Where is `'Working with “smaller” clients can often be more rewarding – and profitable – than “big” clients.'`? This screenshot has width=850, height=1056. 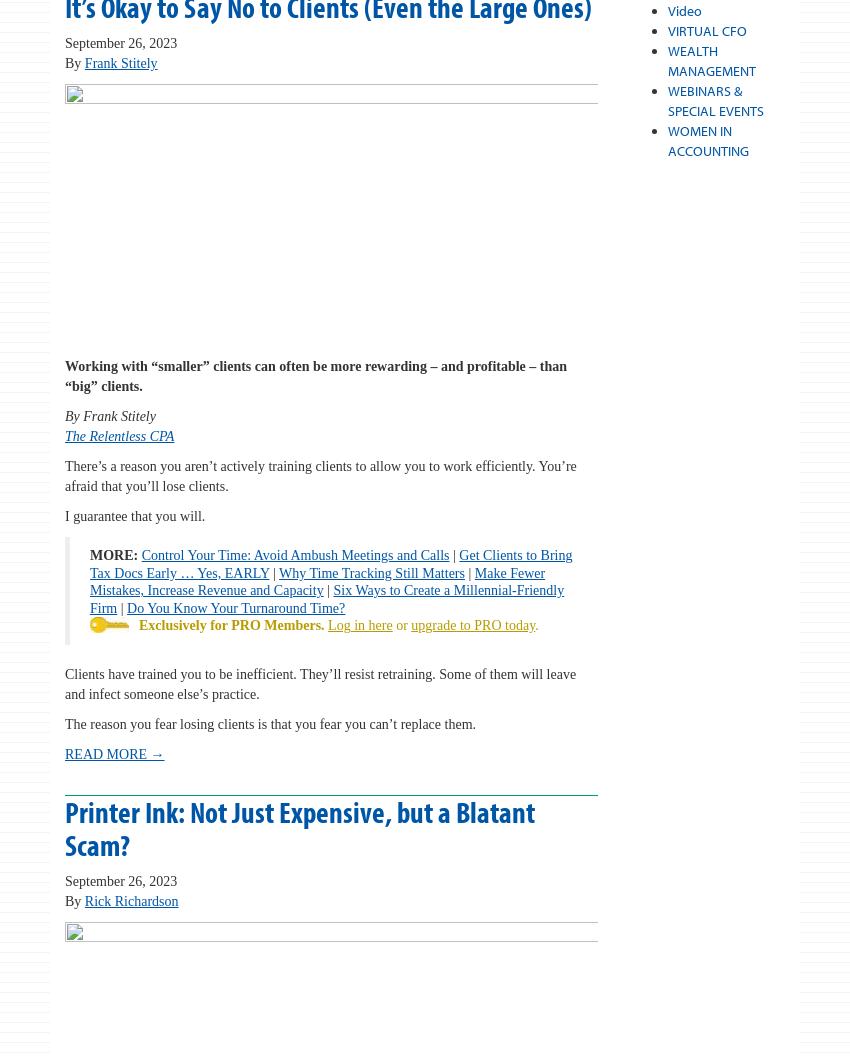 'Working with “smaller” clients can often be more rewarding – and profitable – than “big” clients.' is located at coordinates (316, 375).